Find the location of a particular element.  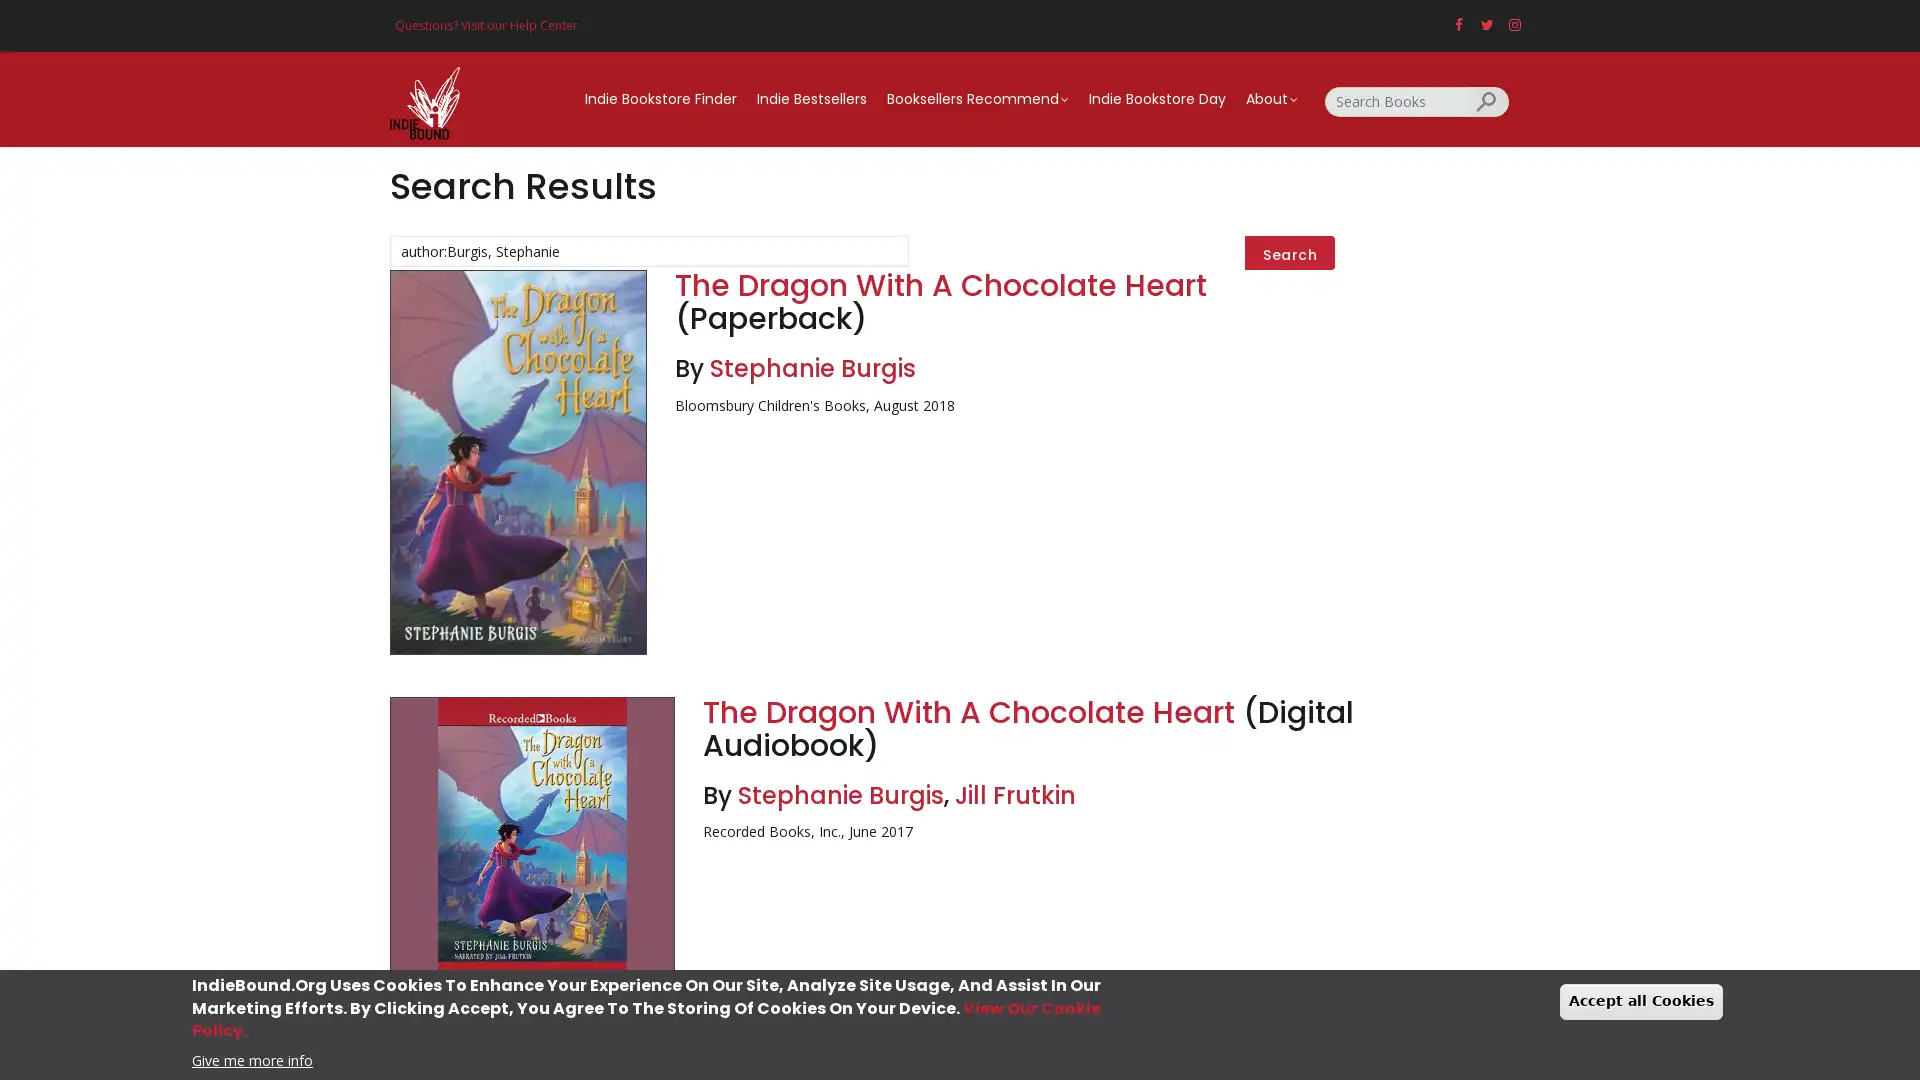

Give me more info is located at coordinates (251, 1058).